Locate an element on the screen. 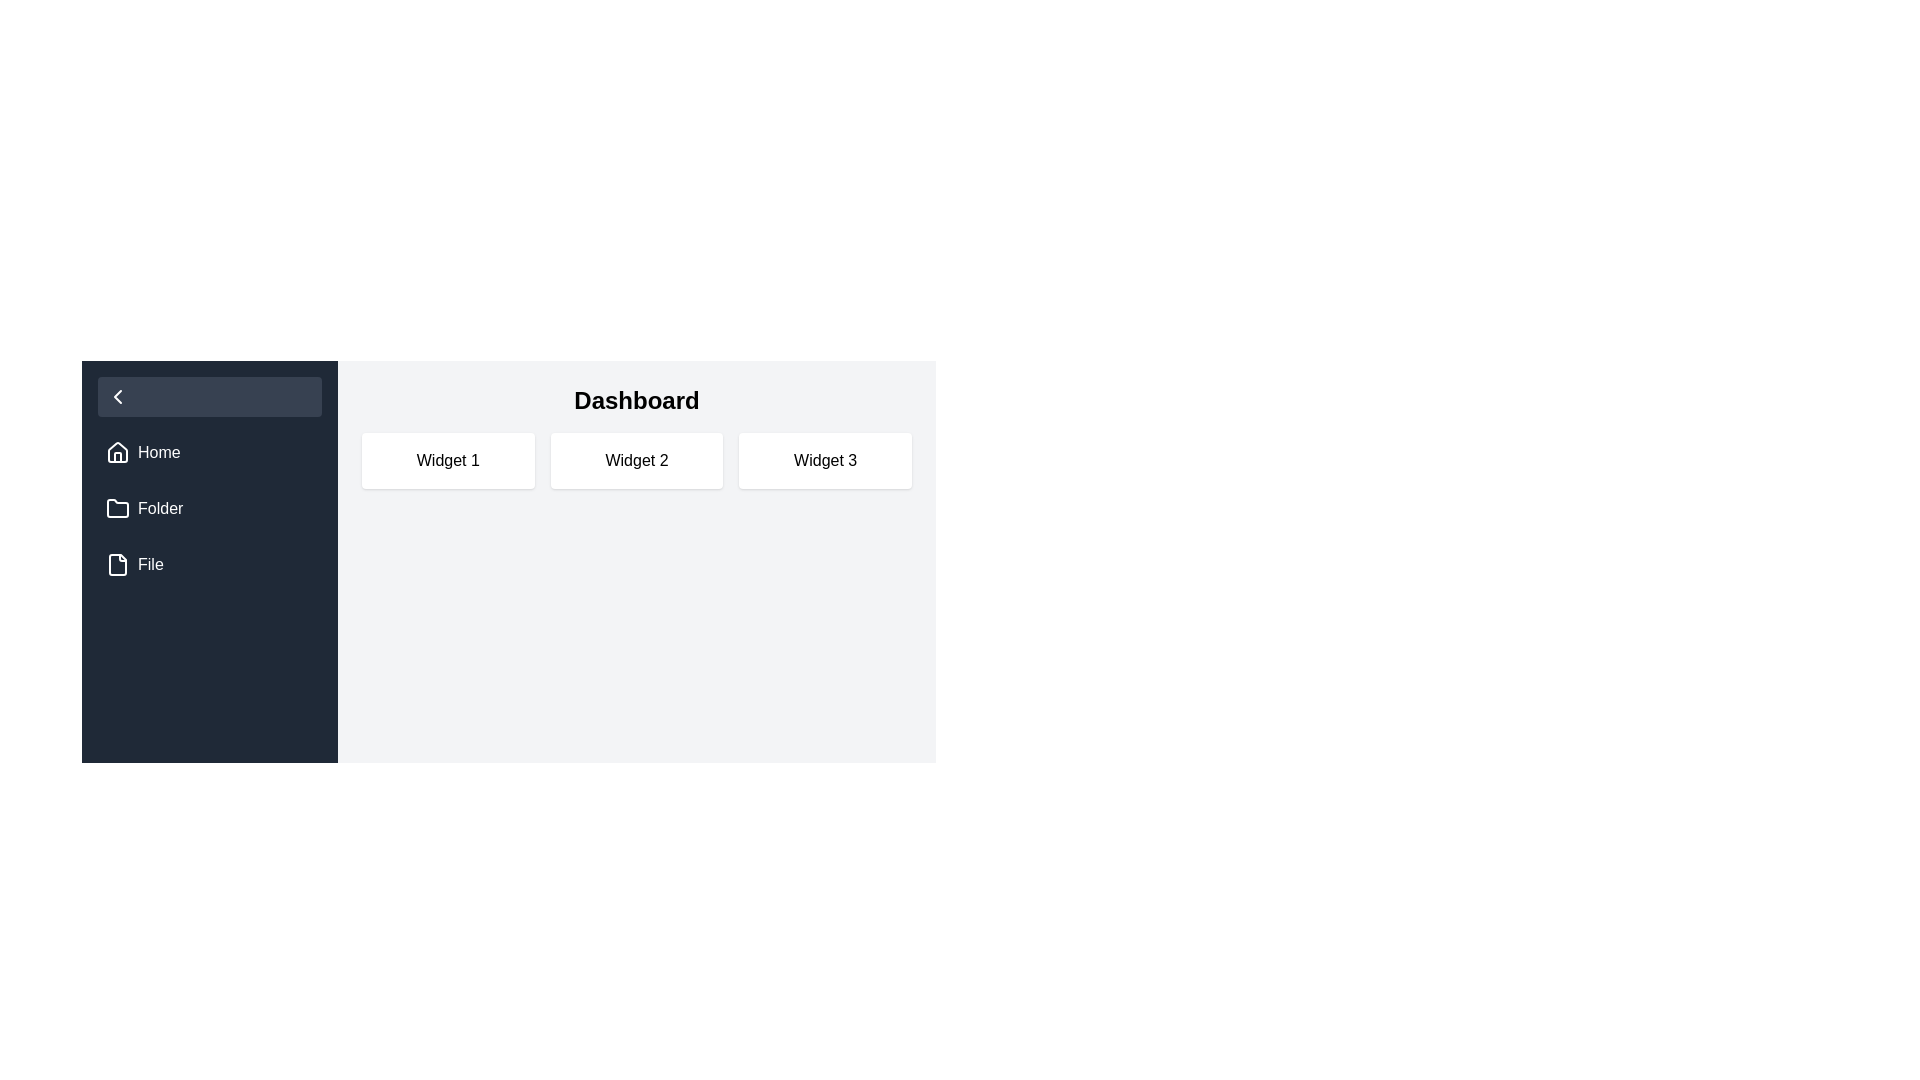  the 'Folder' text label in the sidebar, which identifies the 'Folder' menu item positioned below 'Home' and above 'File' is located at coordinates (160, 508).